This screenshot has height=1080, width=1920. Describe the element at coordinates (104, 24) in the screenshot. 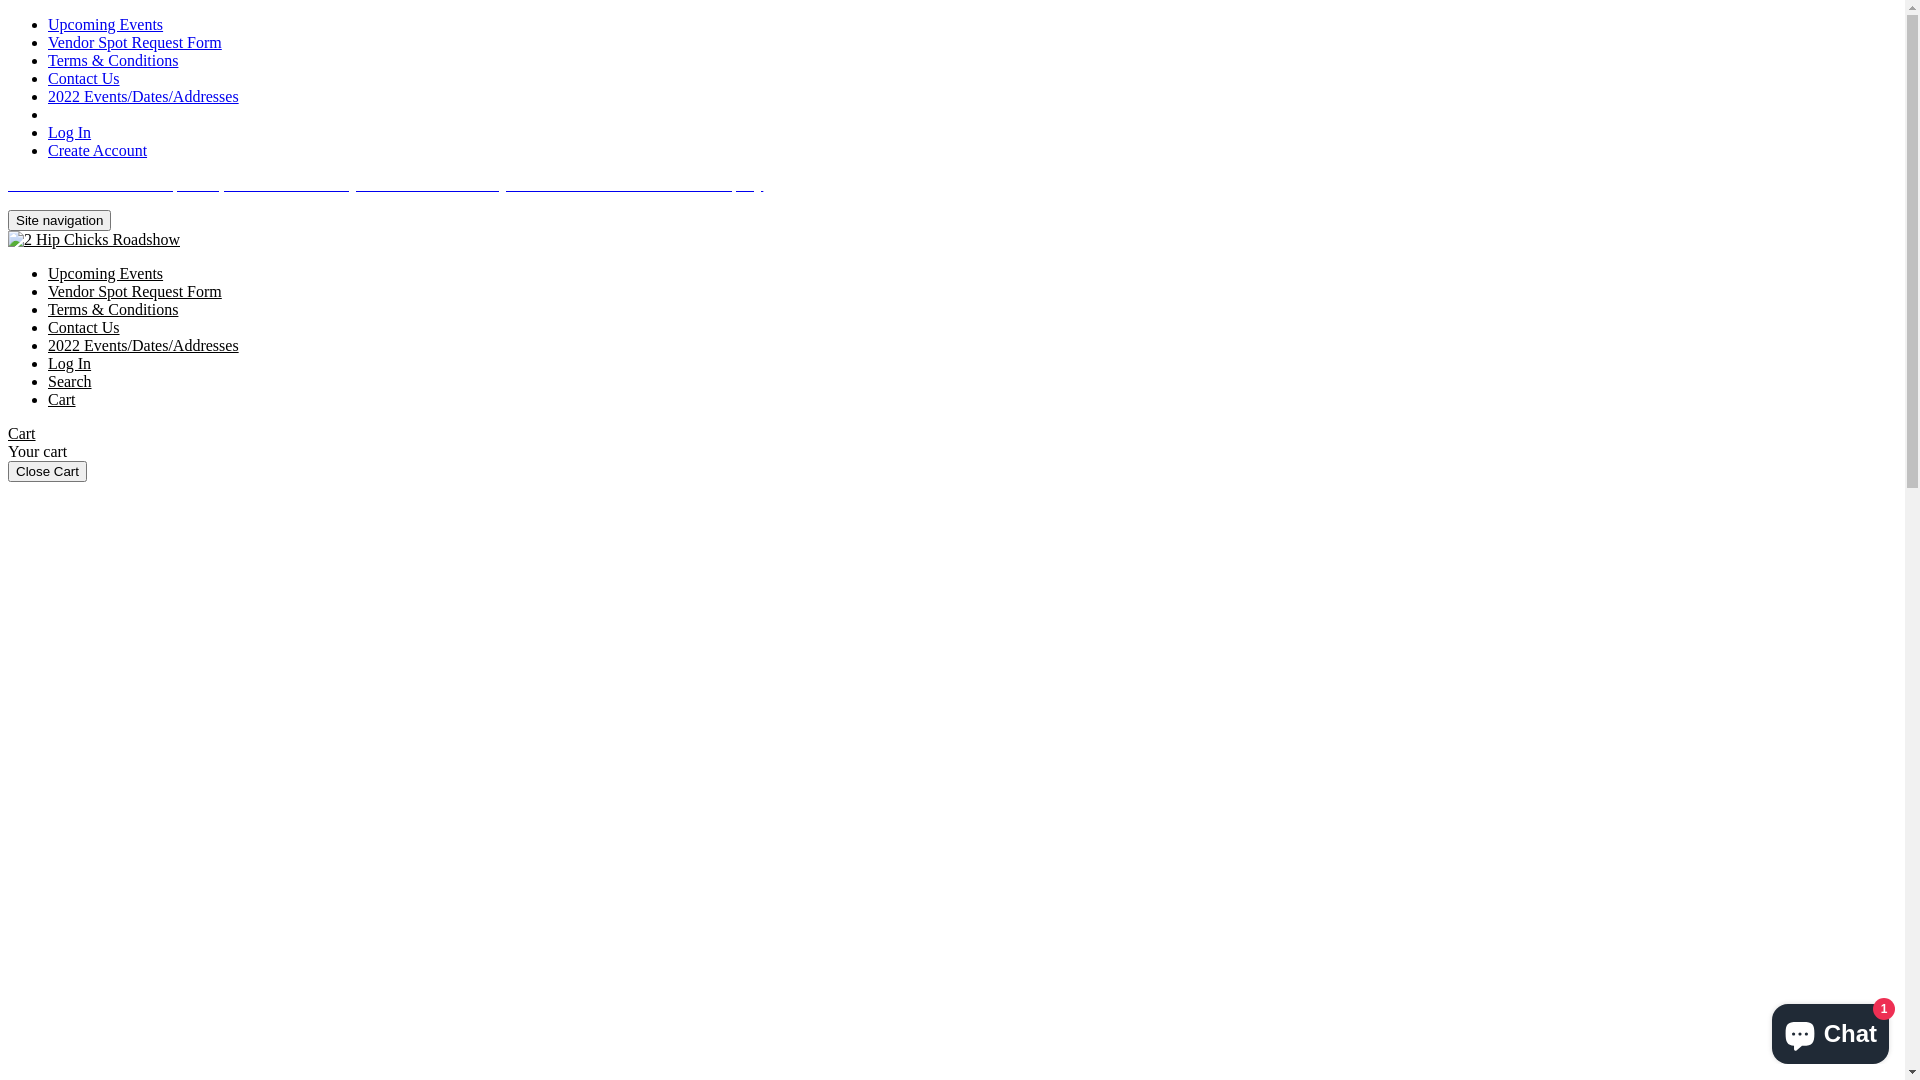

I see `'Upcoming Events'` at that location.